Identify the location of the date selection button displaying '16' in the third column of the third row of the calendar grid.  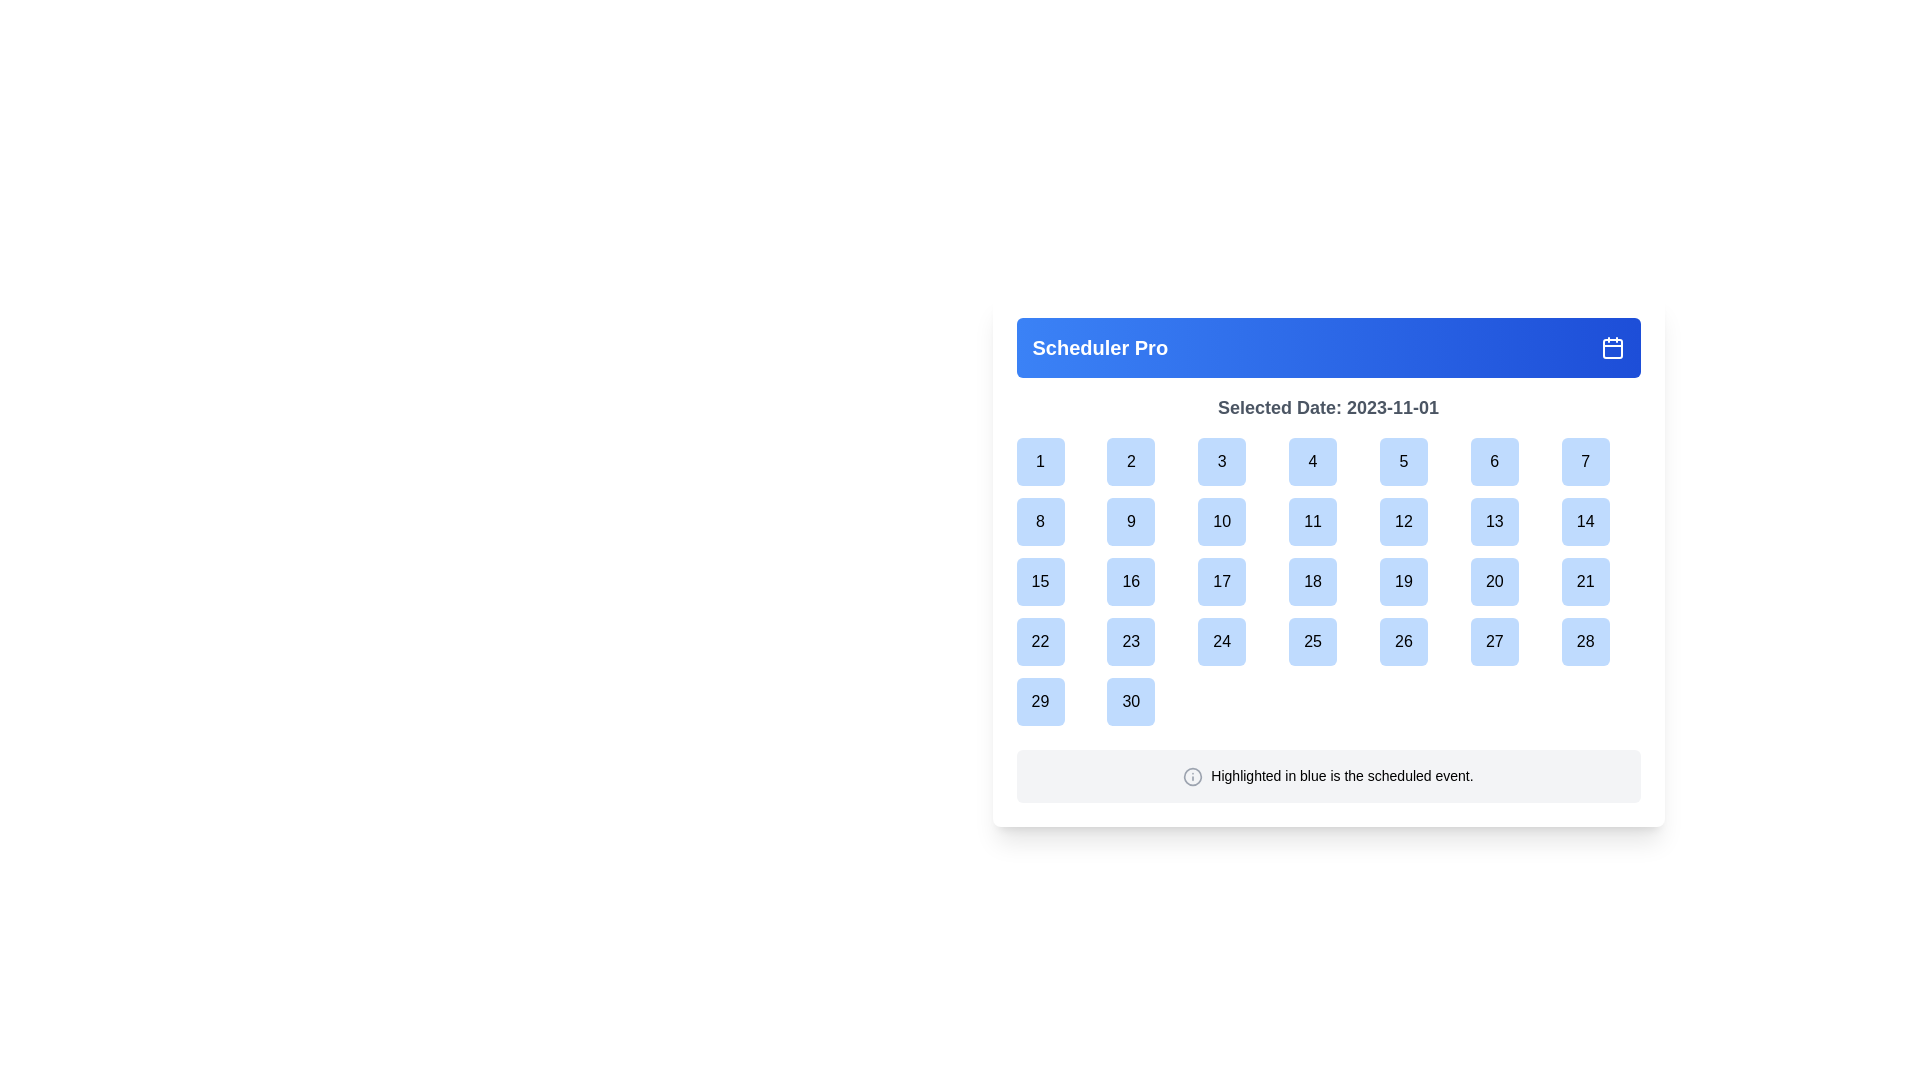
(1131, 582).